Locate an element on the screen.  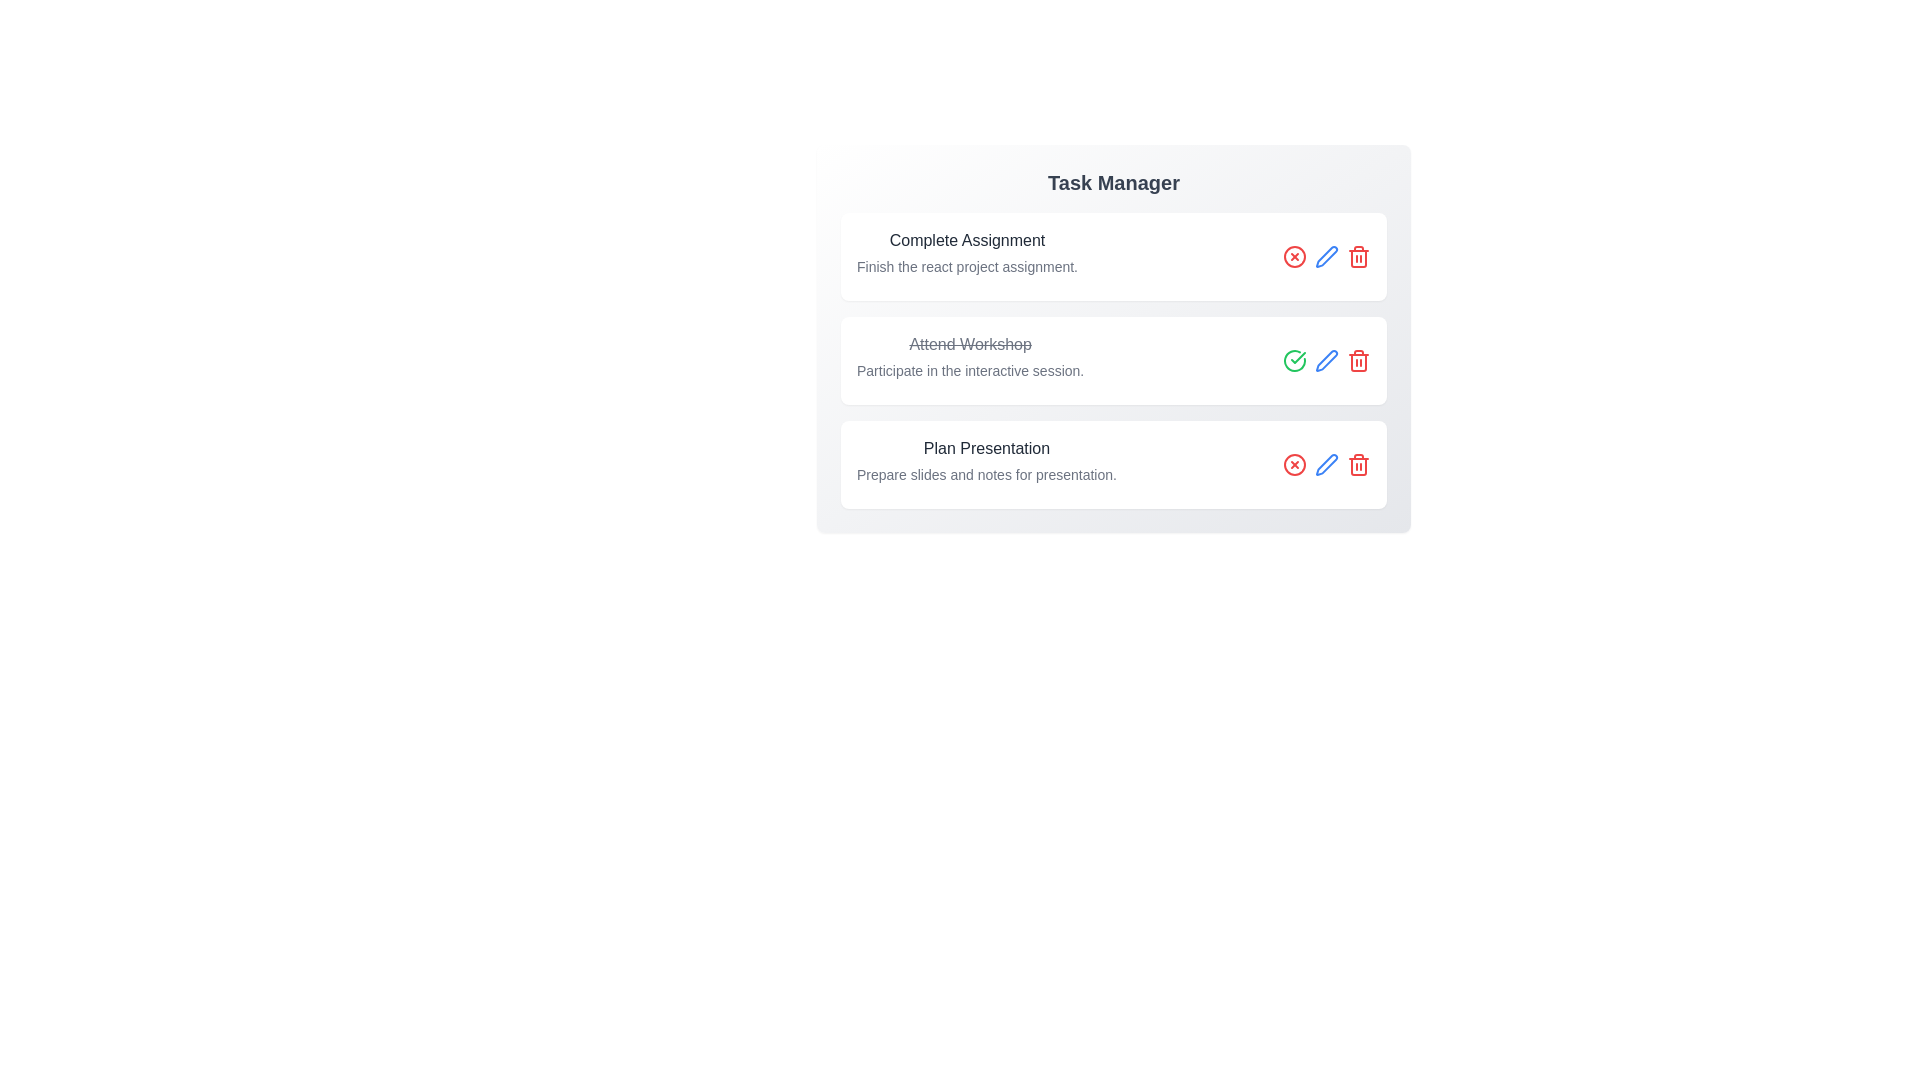
delete button for the task titled 'Plan Presentation' is located at coordinates (1358, 465).